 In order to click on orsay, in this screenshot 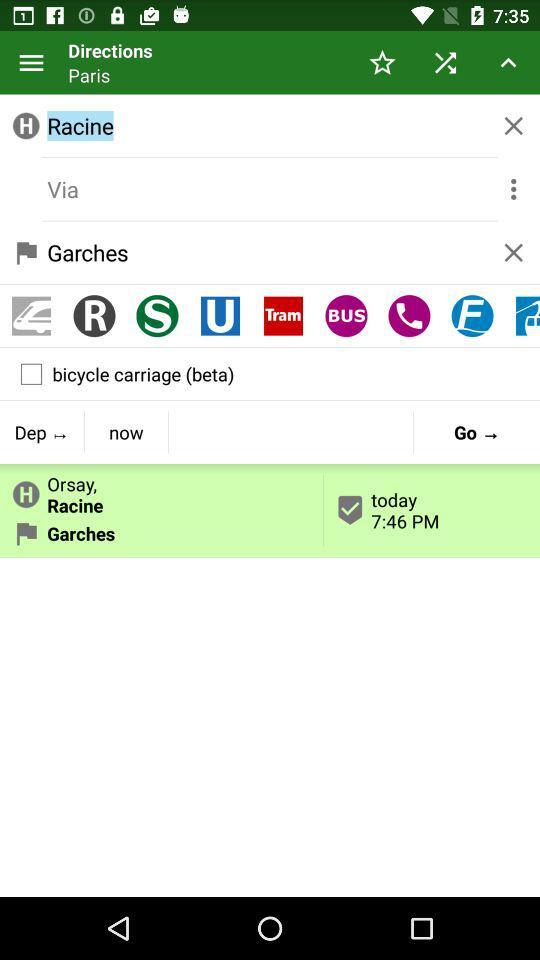, I will do `click(160, 489)`.